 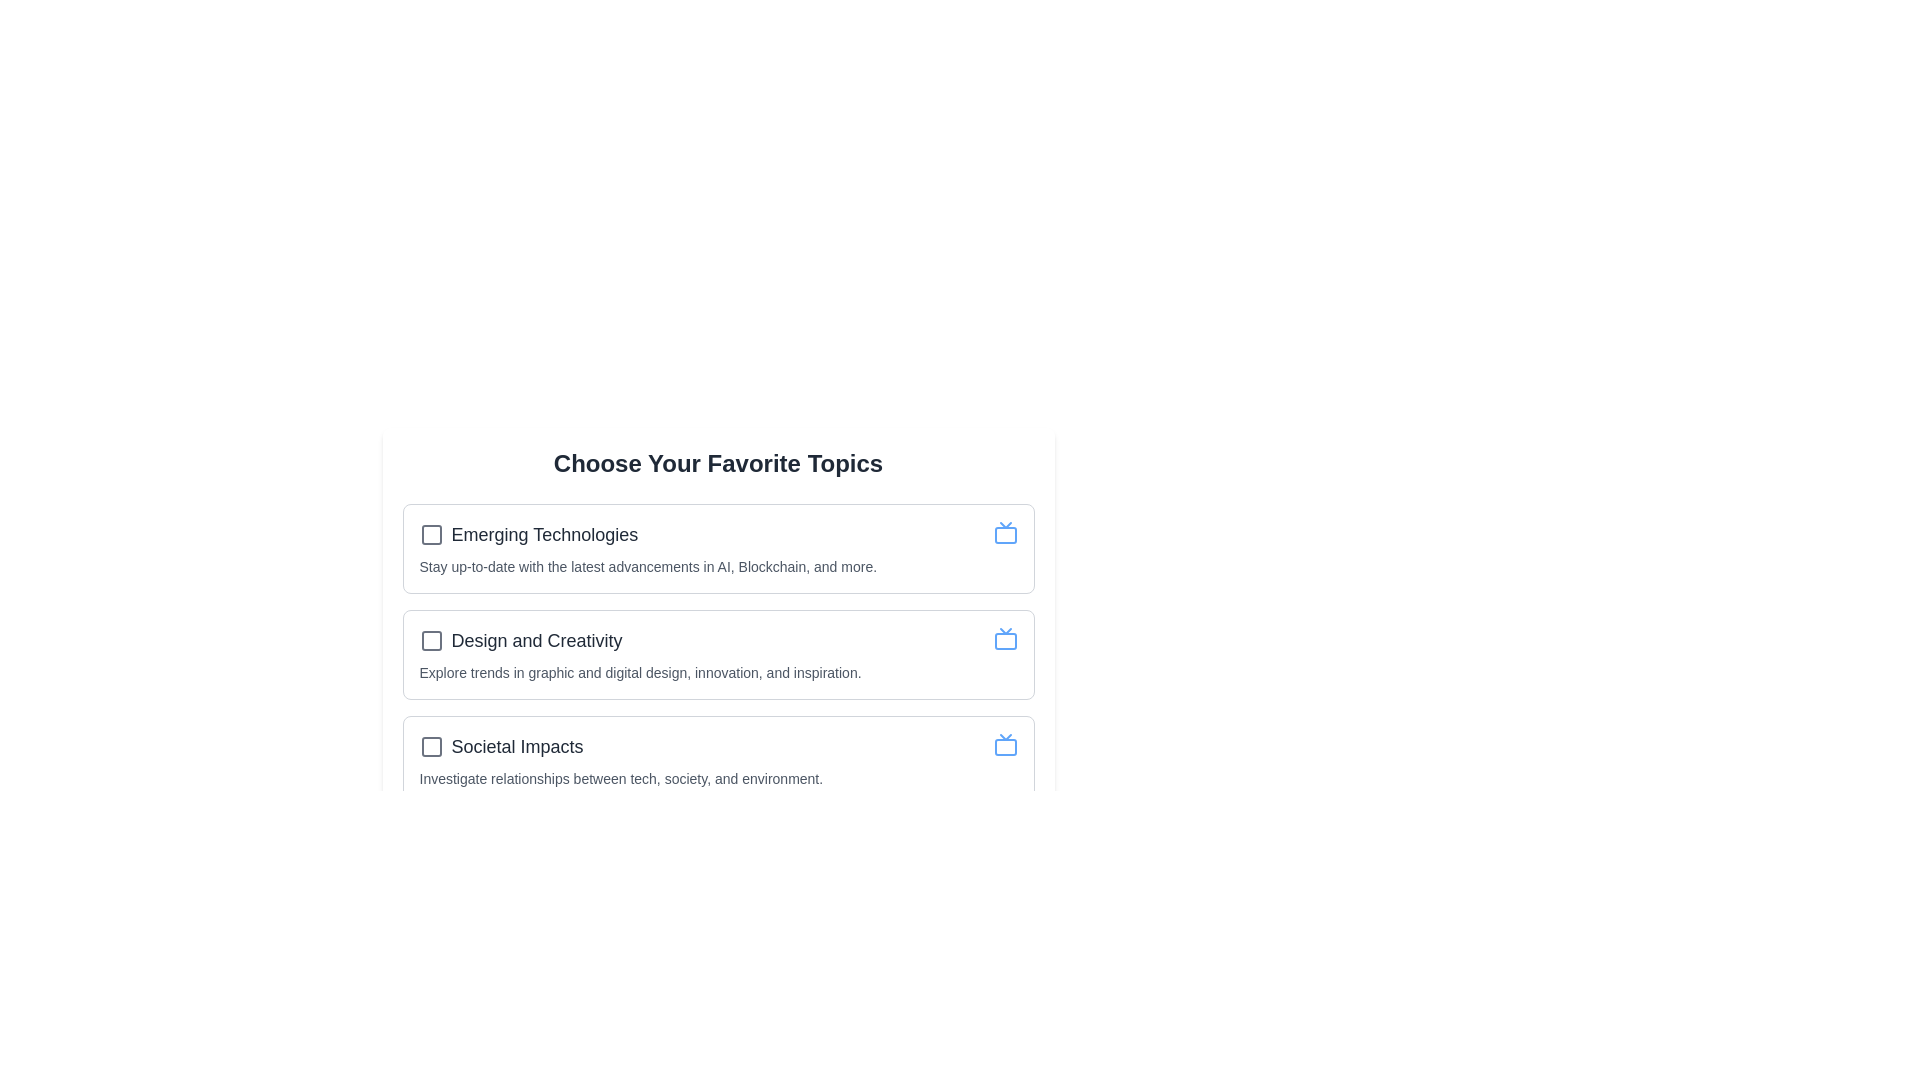 I want to click on the SVG television icon with a blue outline, located next to the 'Societal Impacts' text in the 'Choose Your Favorite Topics' section, so click(x=1005, y=744).